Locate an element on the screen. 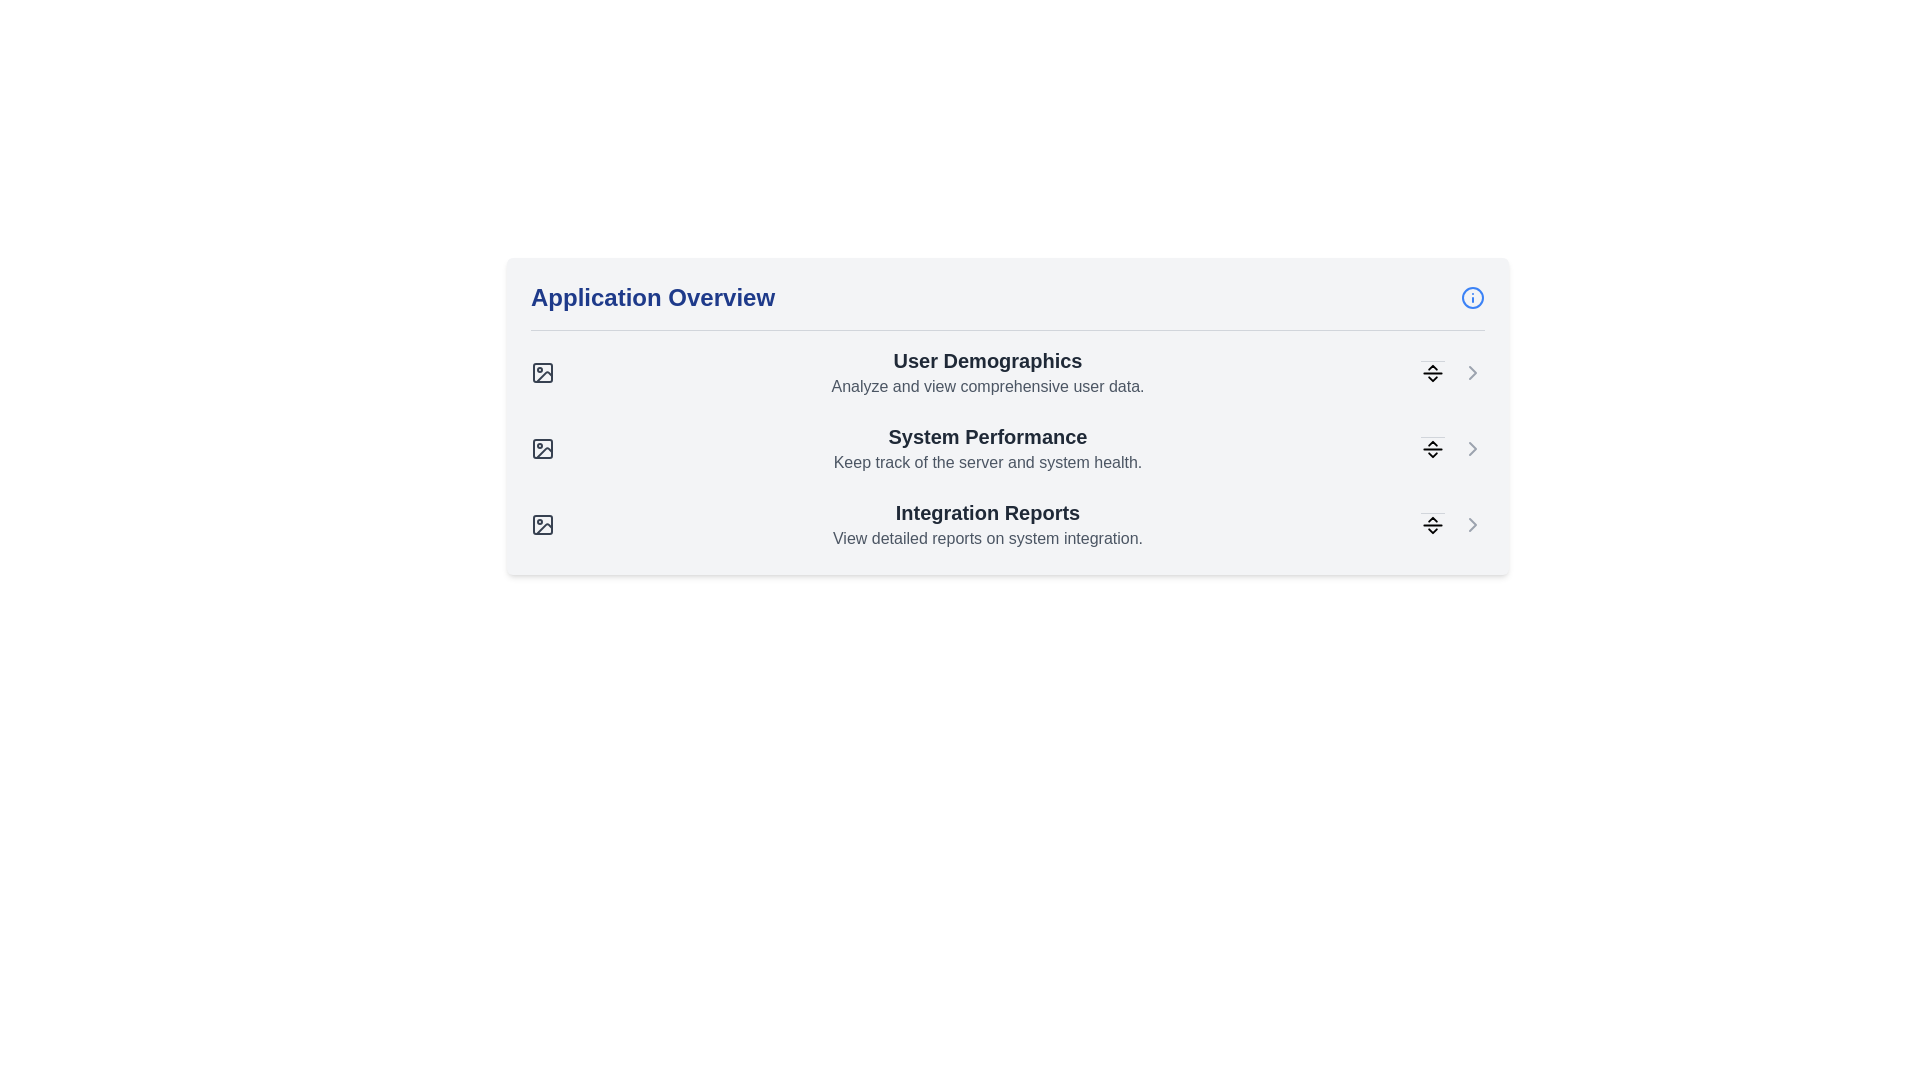 The image size is (1920, 1080). the down arrow of the horizontally oriented separator with directional indicators located on the right side of the 'User Demographics' section to move downward is located at coordinates (1432, 373).